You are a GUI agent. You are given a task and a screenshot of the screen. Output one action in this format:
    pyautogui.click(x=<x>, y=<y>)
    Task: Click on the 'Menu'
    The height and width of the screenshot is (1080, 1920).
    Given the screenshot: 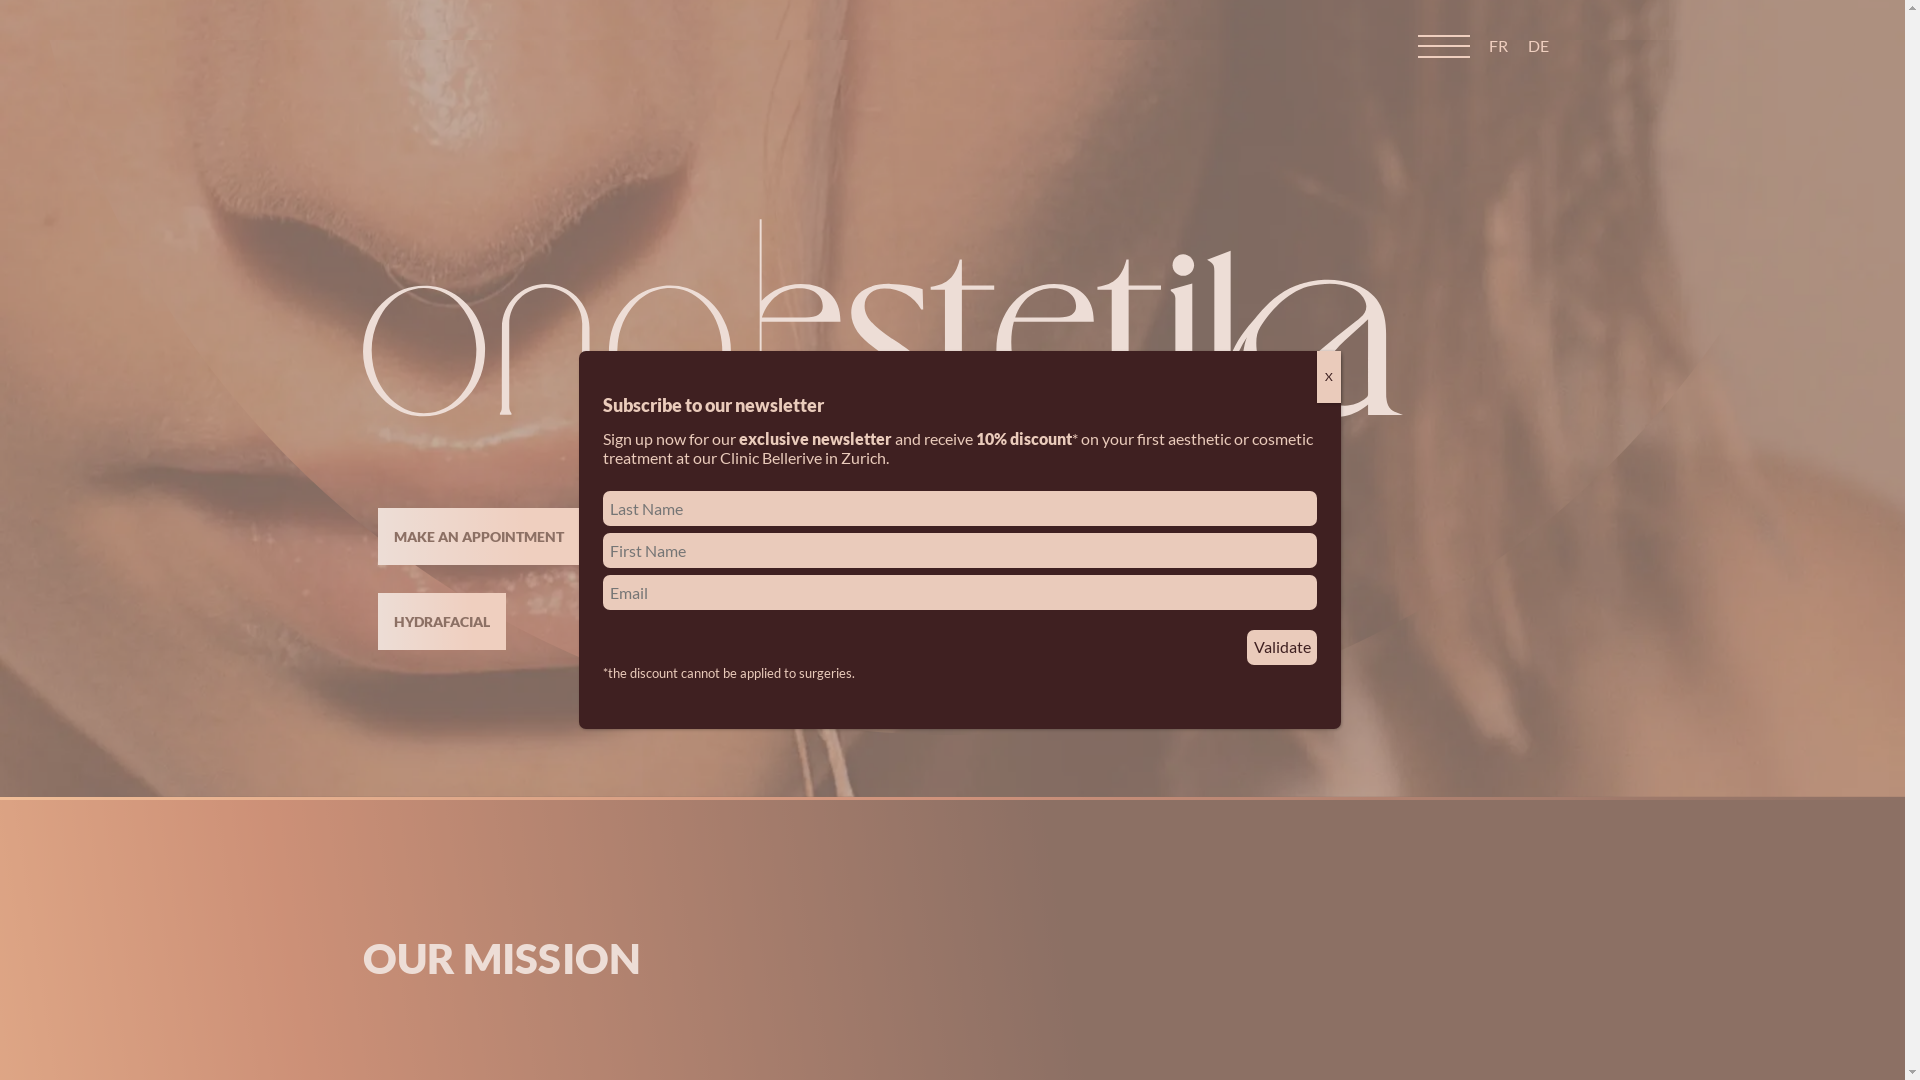 What is the action you would take?
    pyautogui.click(x=1444, y=45)
    